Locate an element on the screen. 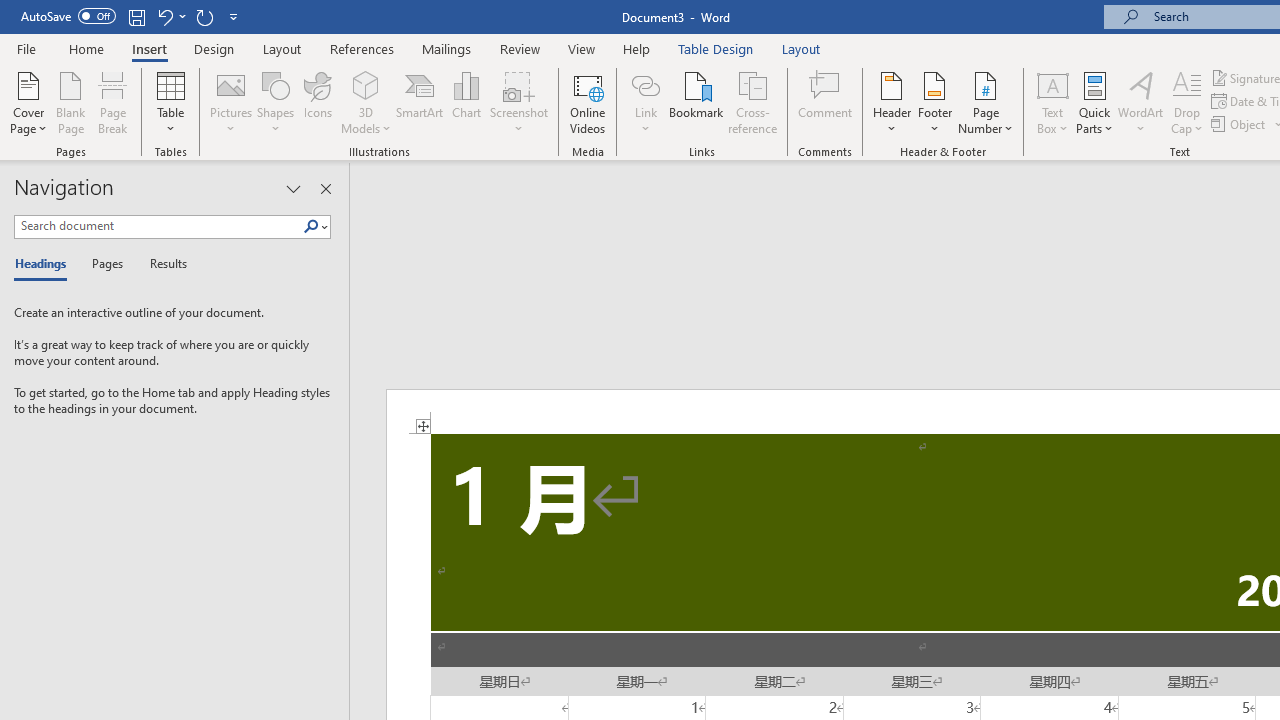  'Screenshot' is located at coordinates (519, 103).